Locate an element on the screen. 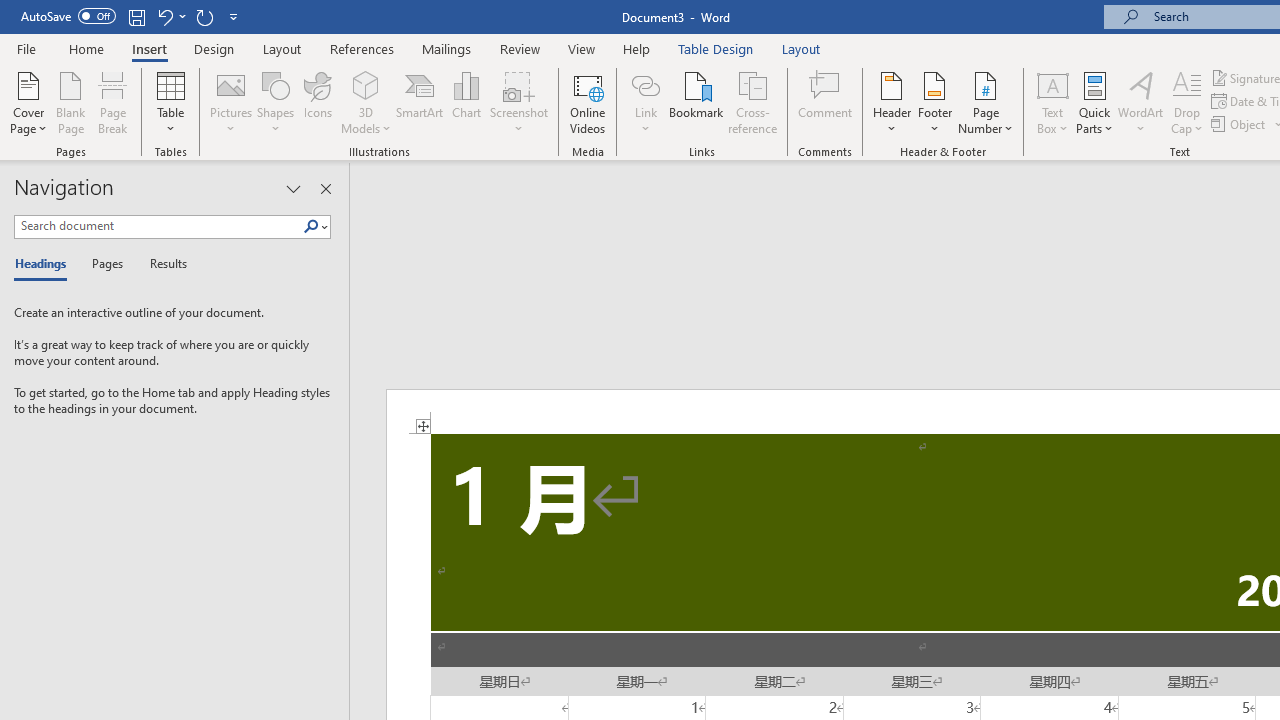  'Screenshot' is located at coordinates (519, 103).